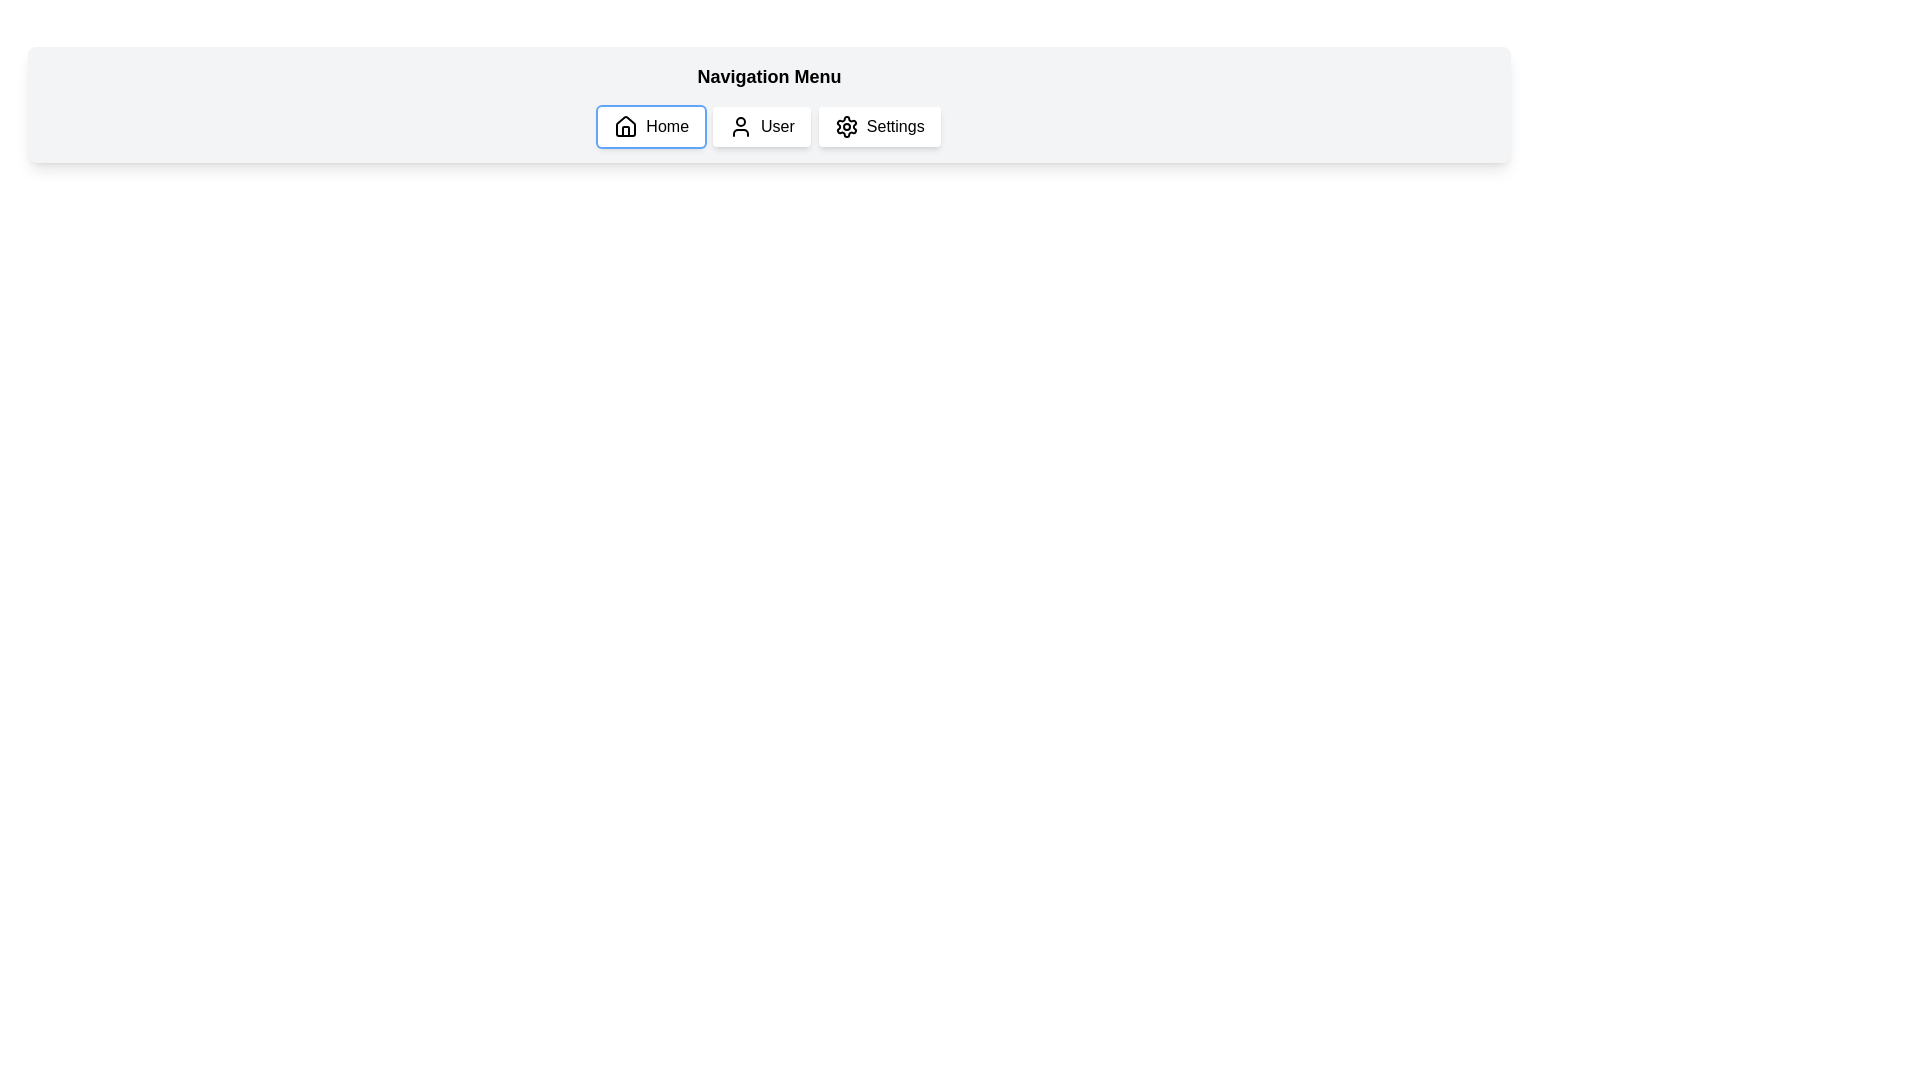  I want to click on text label 'Navigation Menu' which is styled in bold and positioned at the top center of the navigation section, directly above the buttons 'Home', 'User', and 'Settings', so click(768, 76).